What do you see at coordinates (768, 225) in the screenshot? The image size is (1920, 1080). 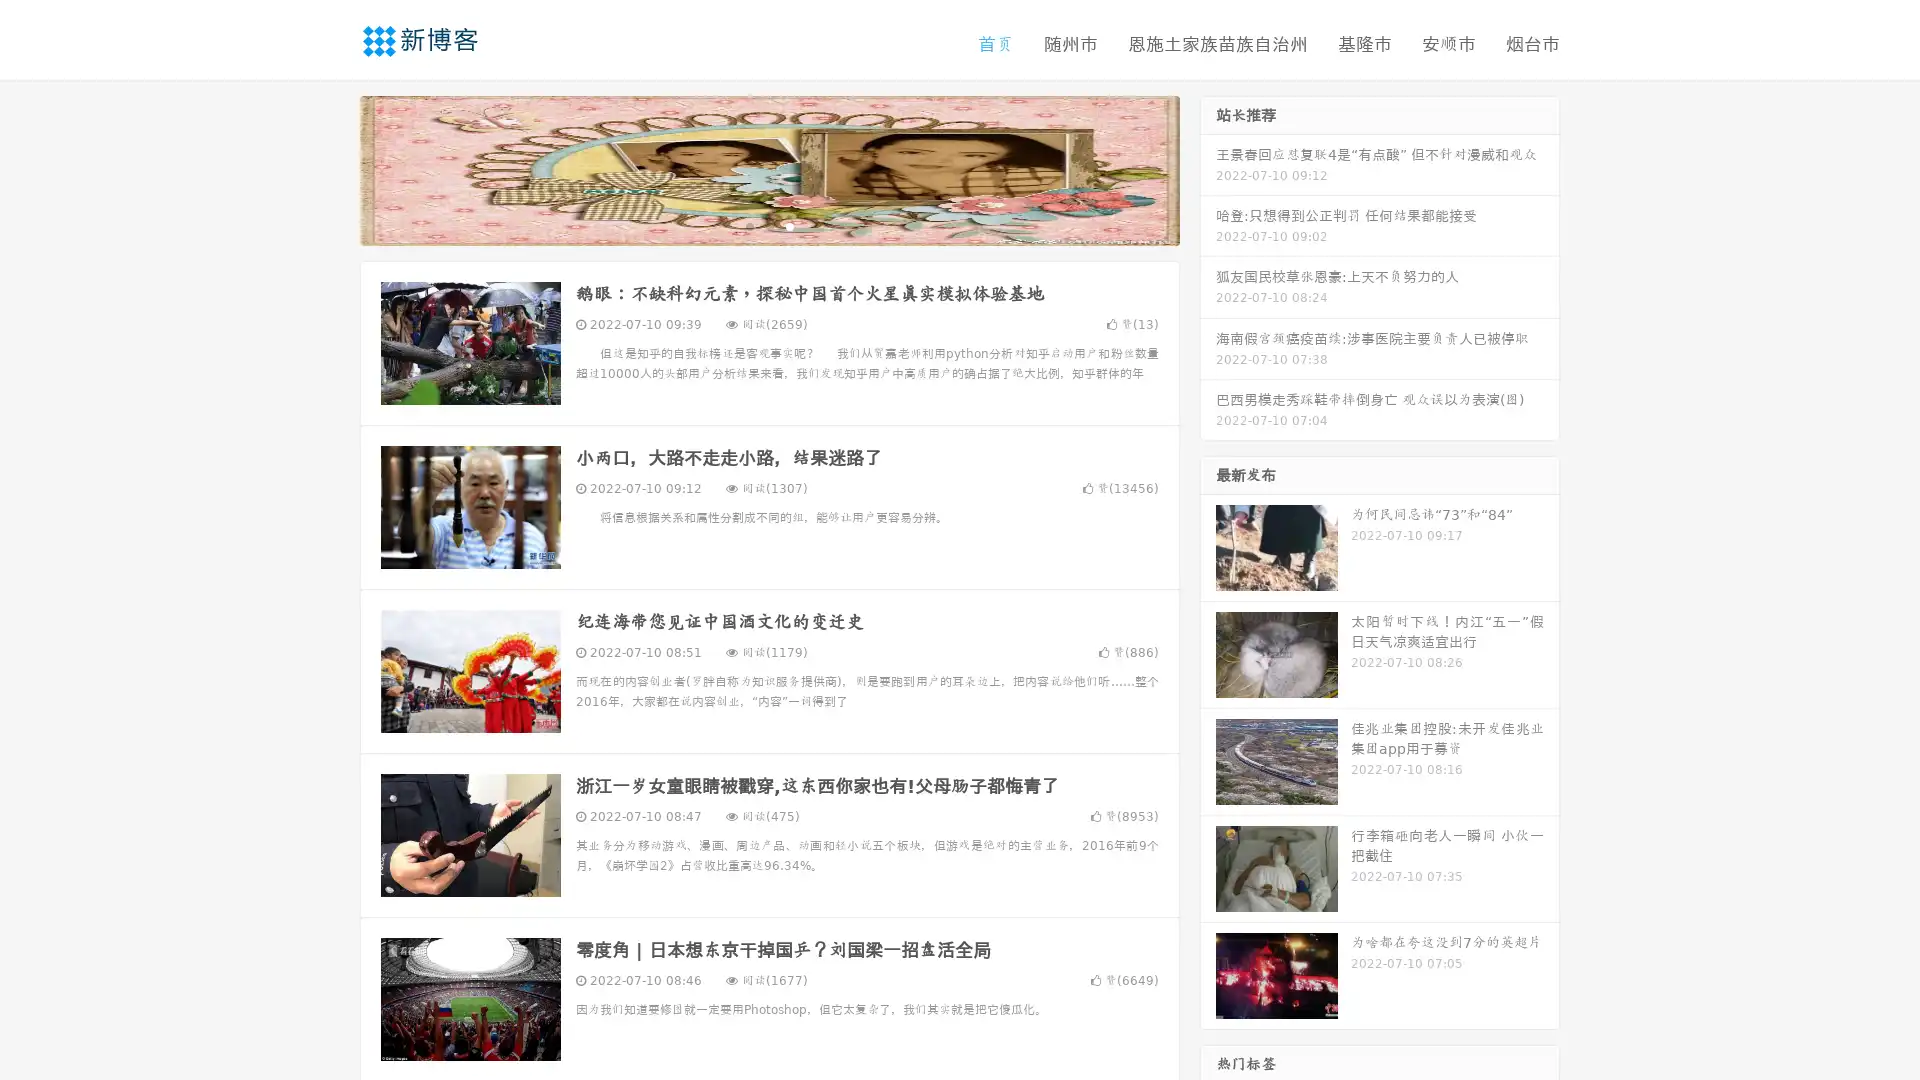 I see `Go to slide 2` at bounding box center [768, 225].